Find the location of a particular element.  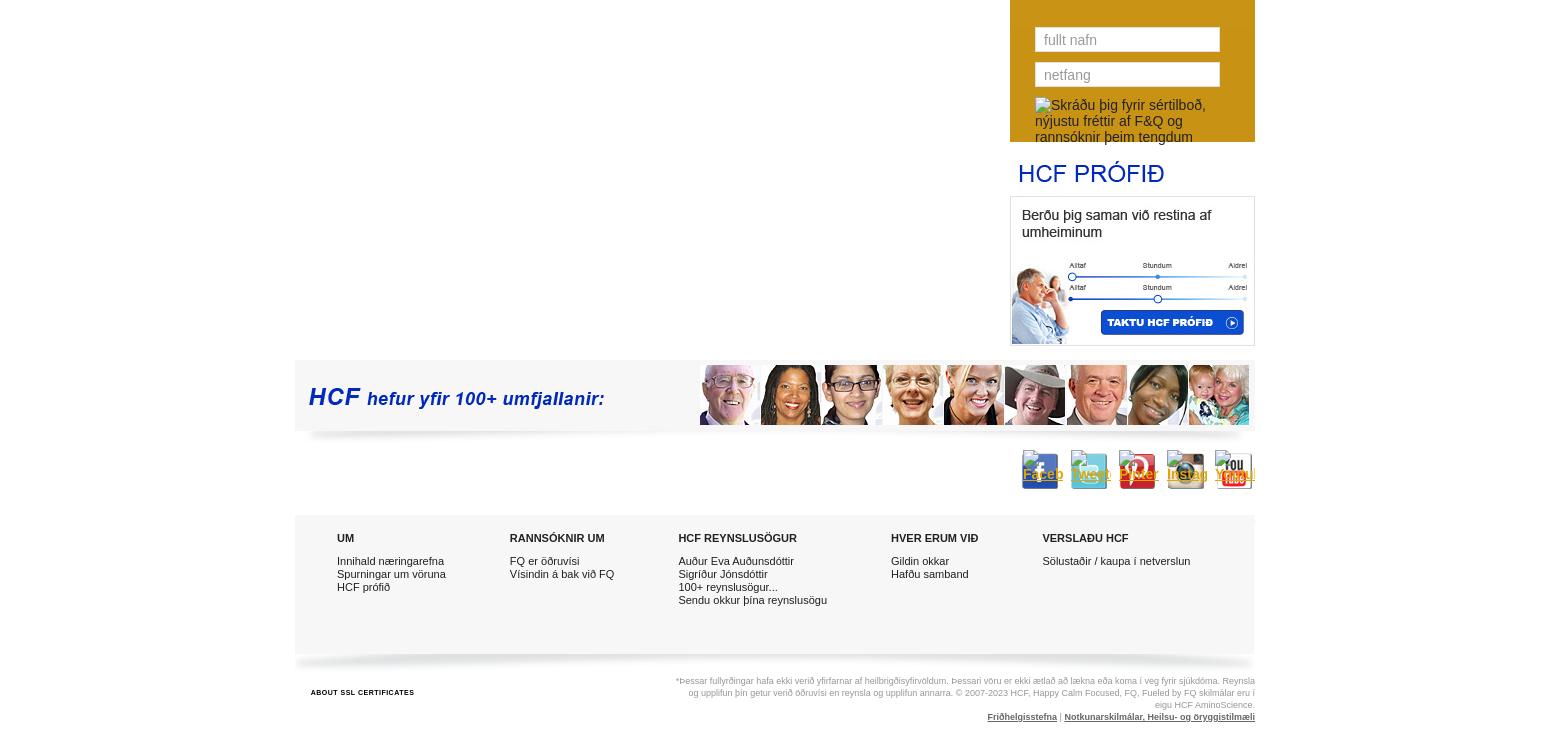

'HCF prófið' is located at coordinates (362, 586).